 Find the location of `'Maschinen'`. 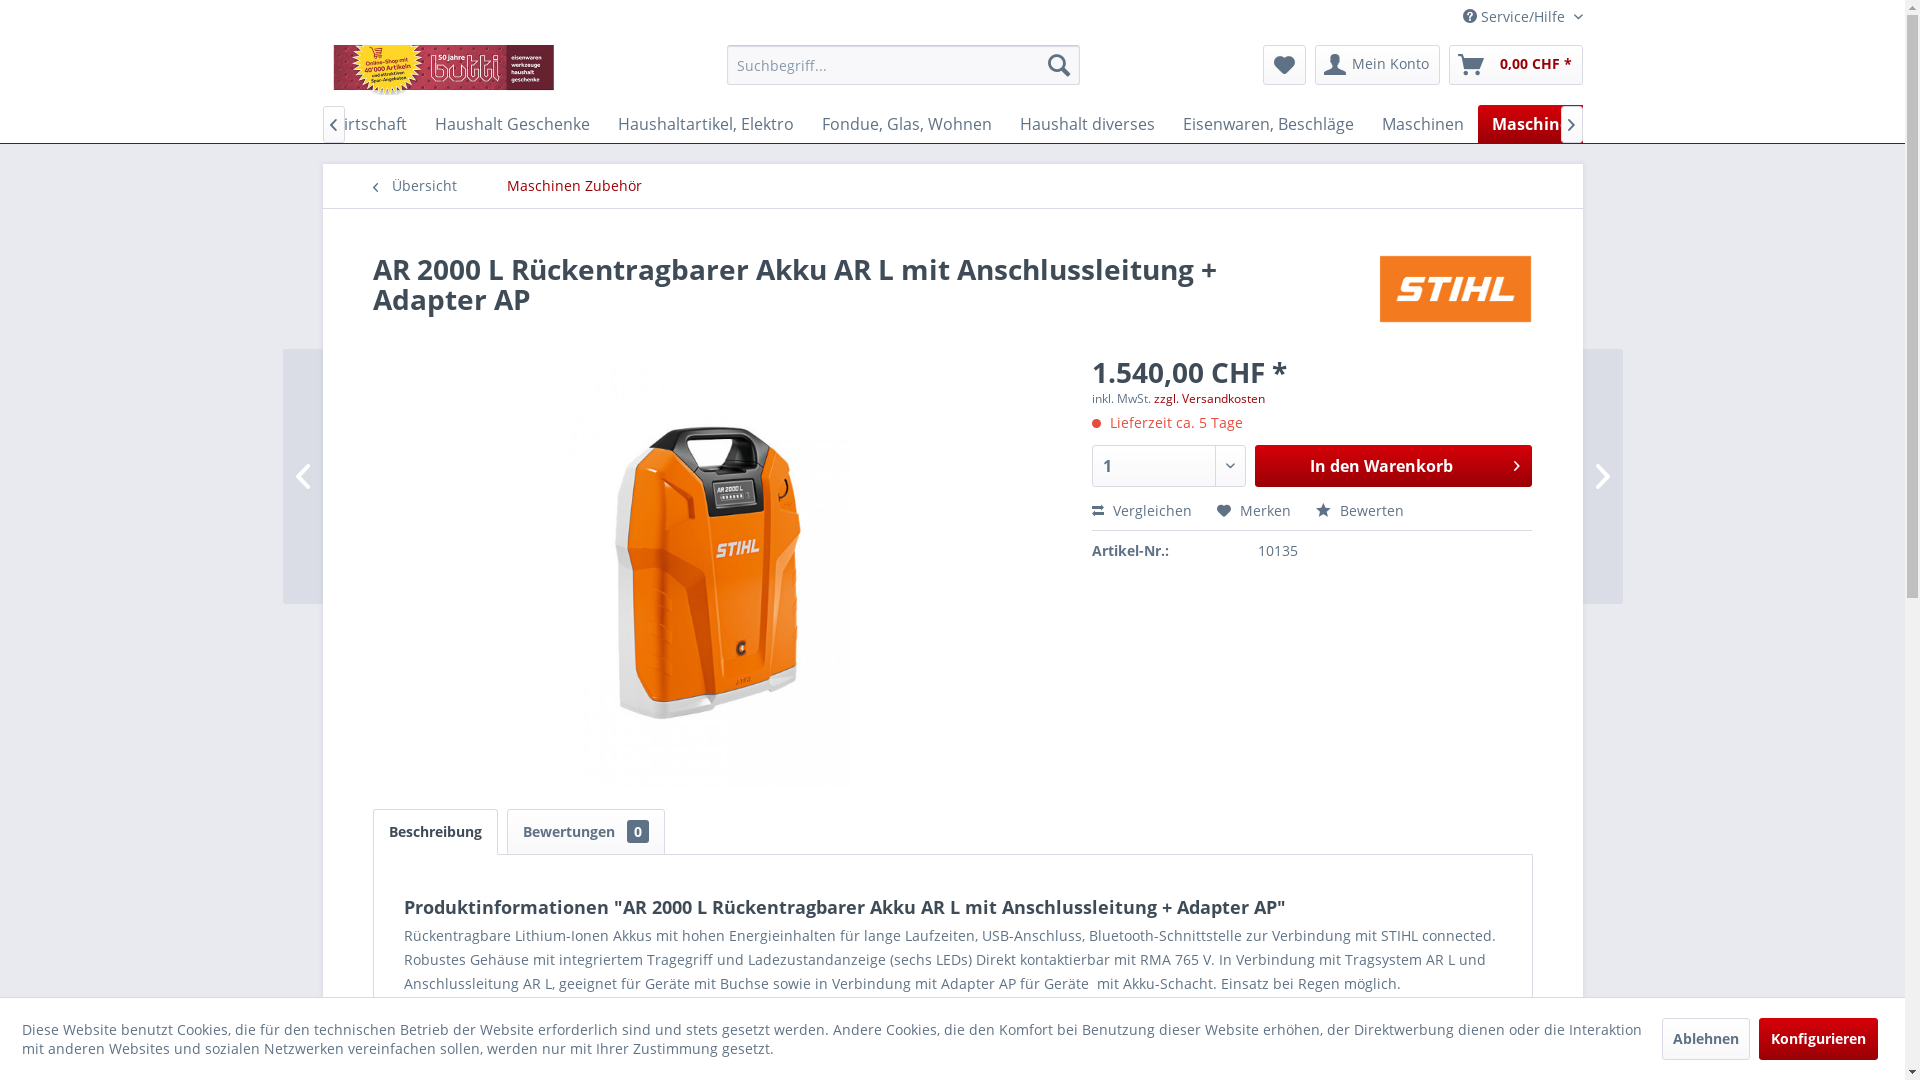

'Maschinen' is located at coordinates (1421, 123).